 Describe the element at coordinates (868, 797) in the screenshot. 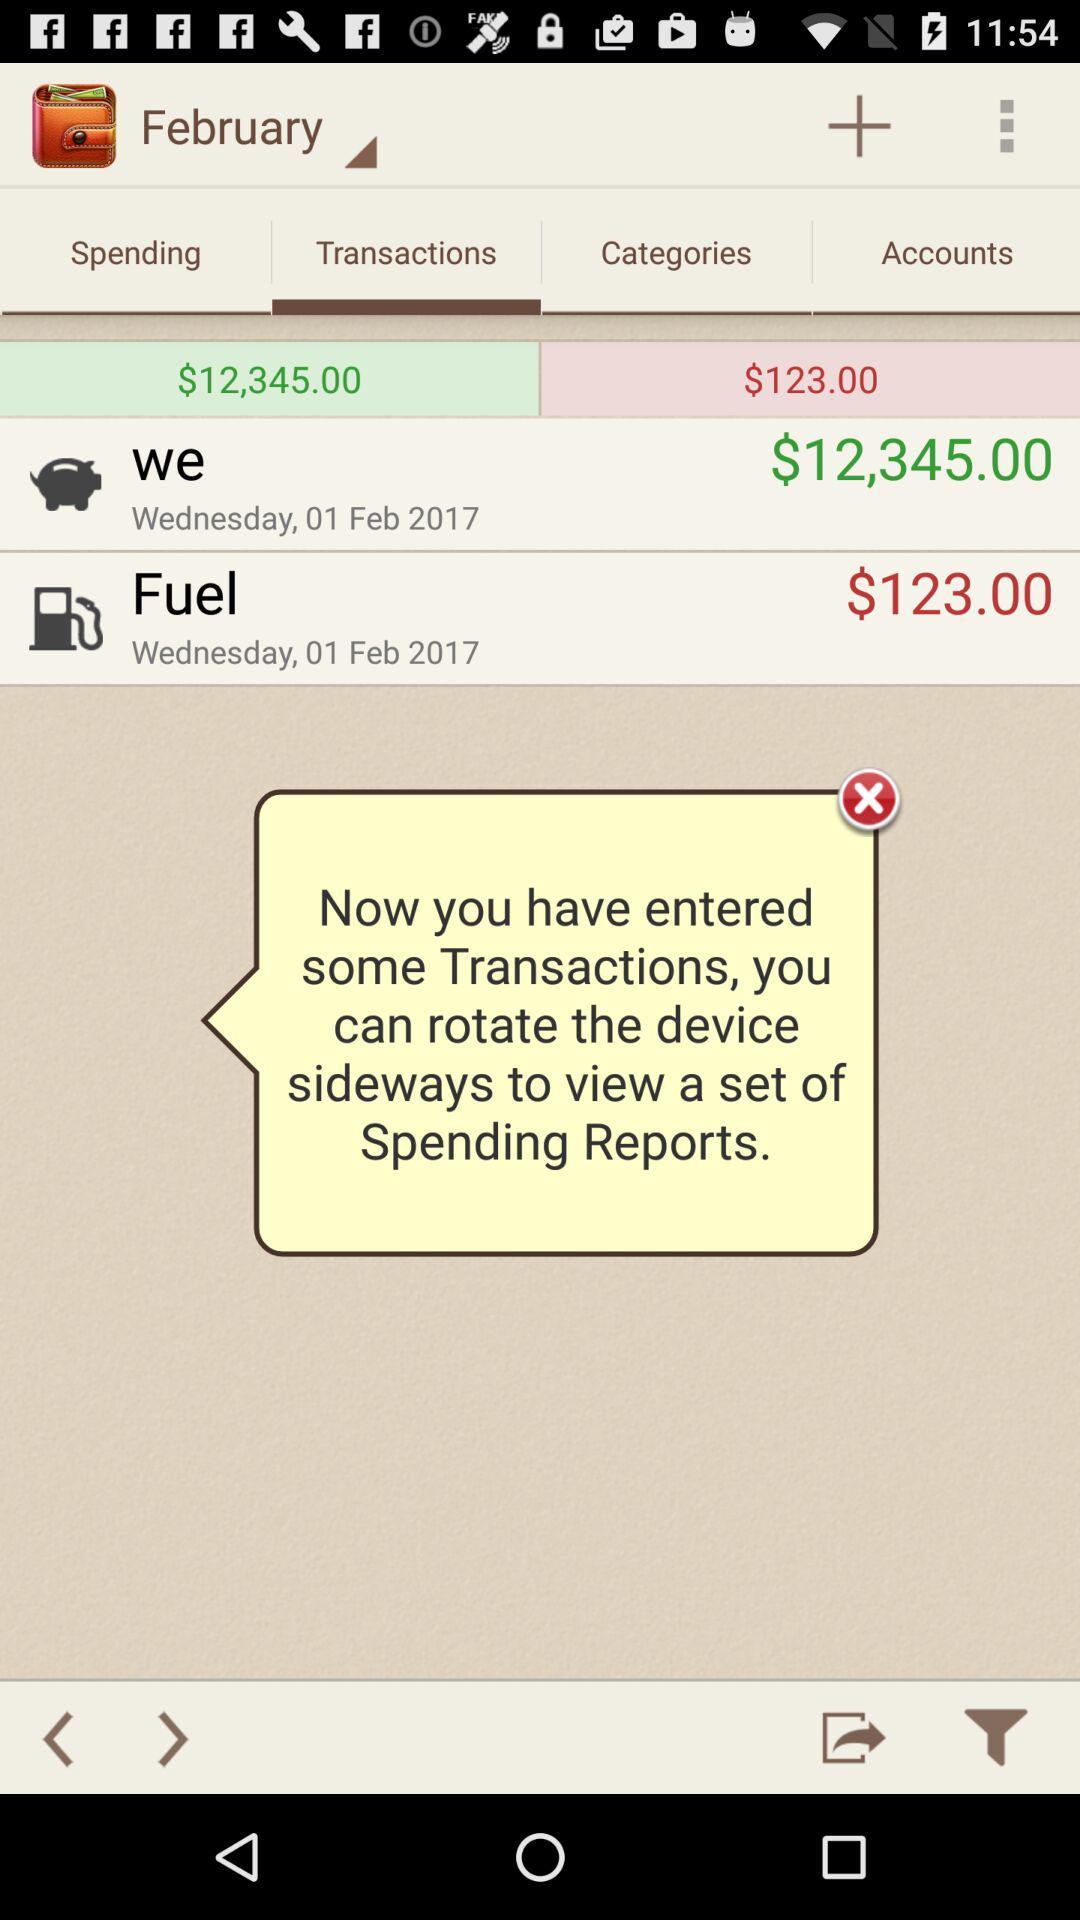

I see `the icon on the right` at that location.